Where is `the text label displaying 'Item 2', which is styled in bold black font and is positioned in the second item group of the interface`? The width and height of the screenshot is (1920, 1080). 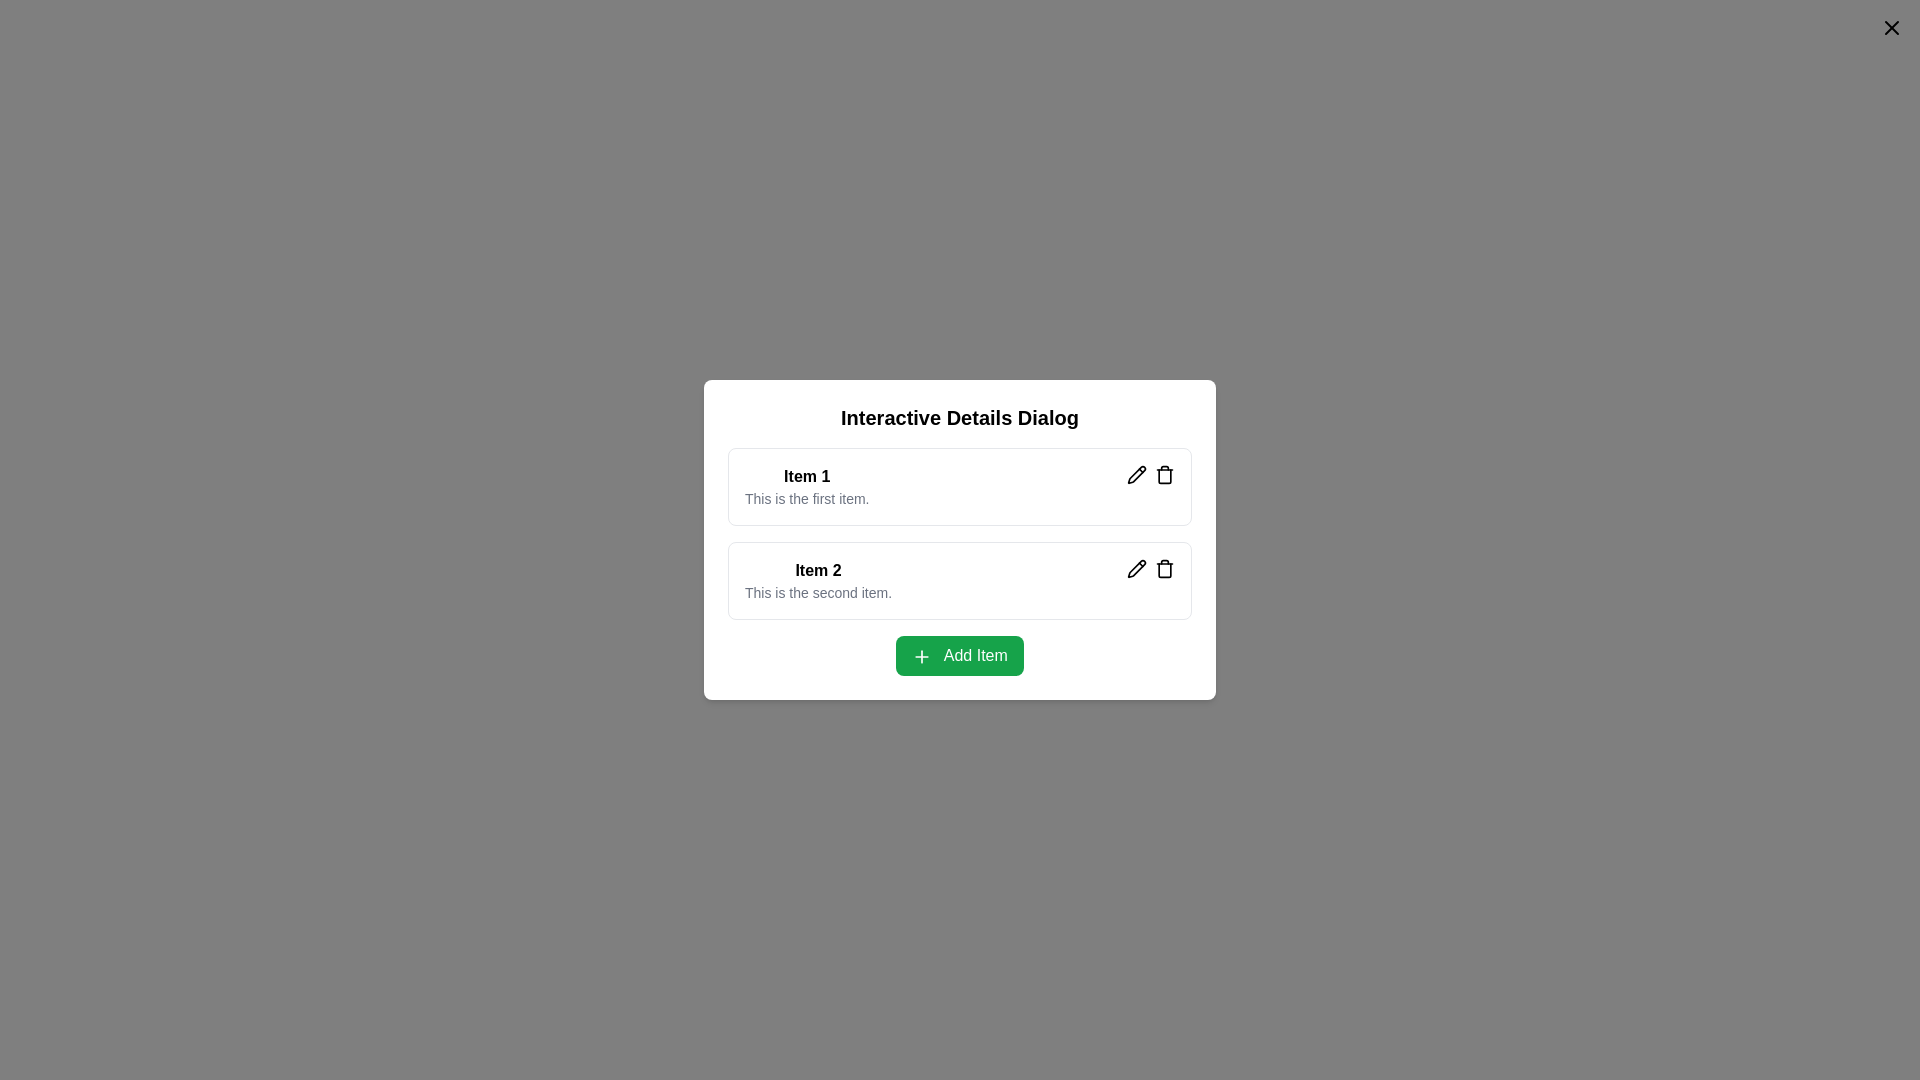 the text label displaying 'Item 2', which is styled in bold black font and is positioned in the second item group of the interface is located at coordinates (818, 570).